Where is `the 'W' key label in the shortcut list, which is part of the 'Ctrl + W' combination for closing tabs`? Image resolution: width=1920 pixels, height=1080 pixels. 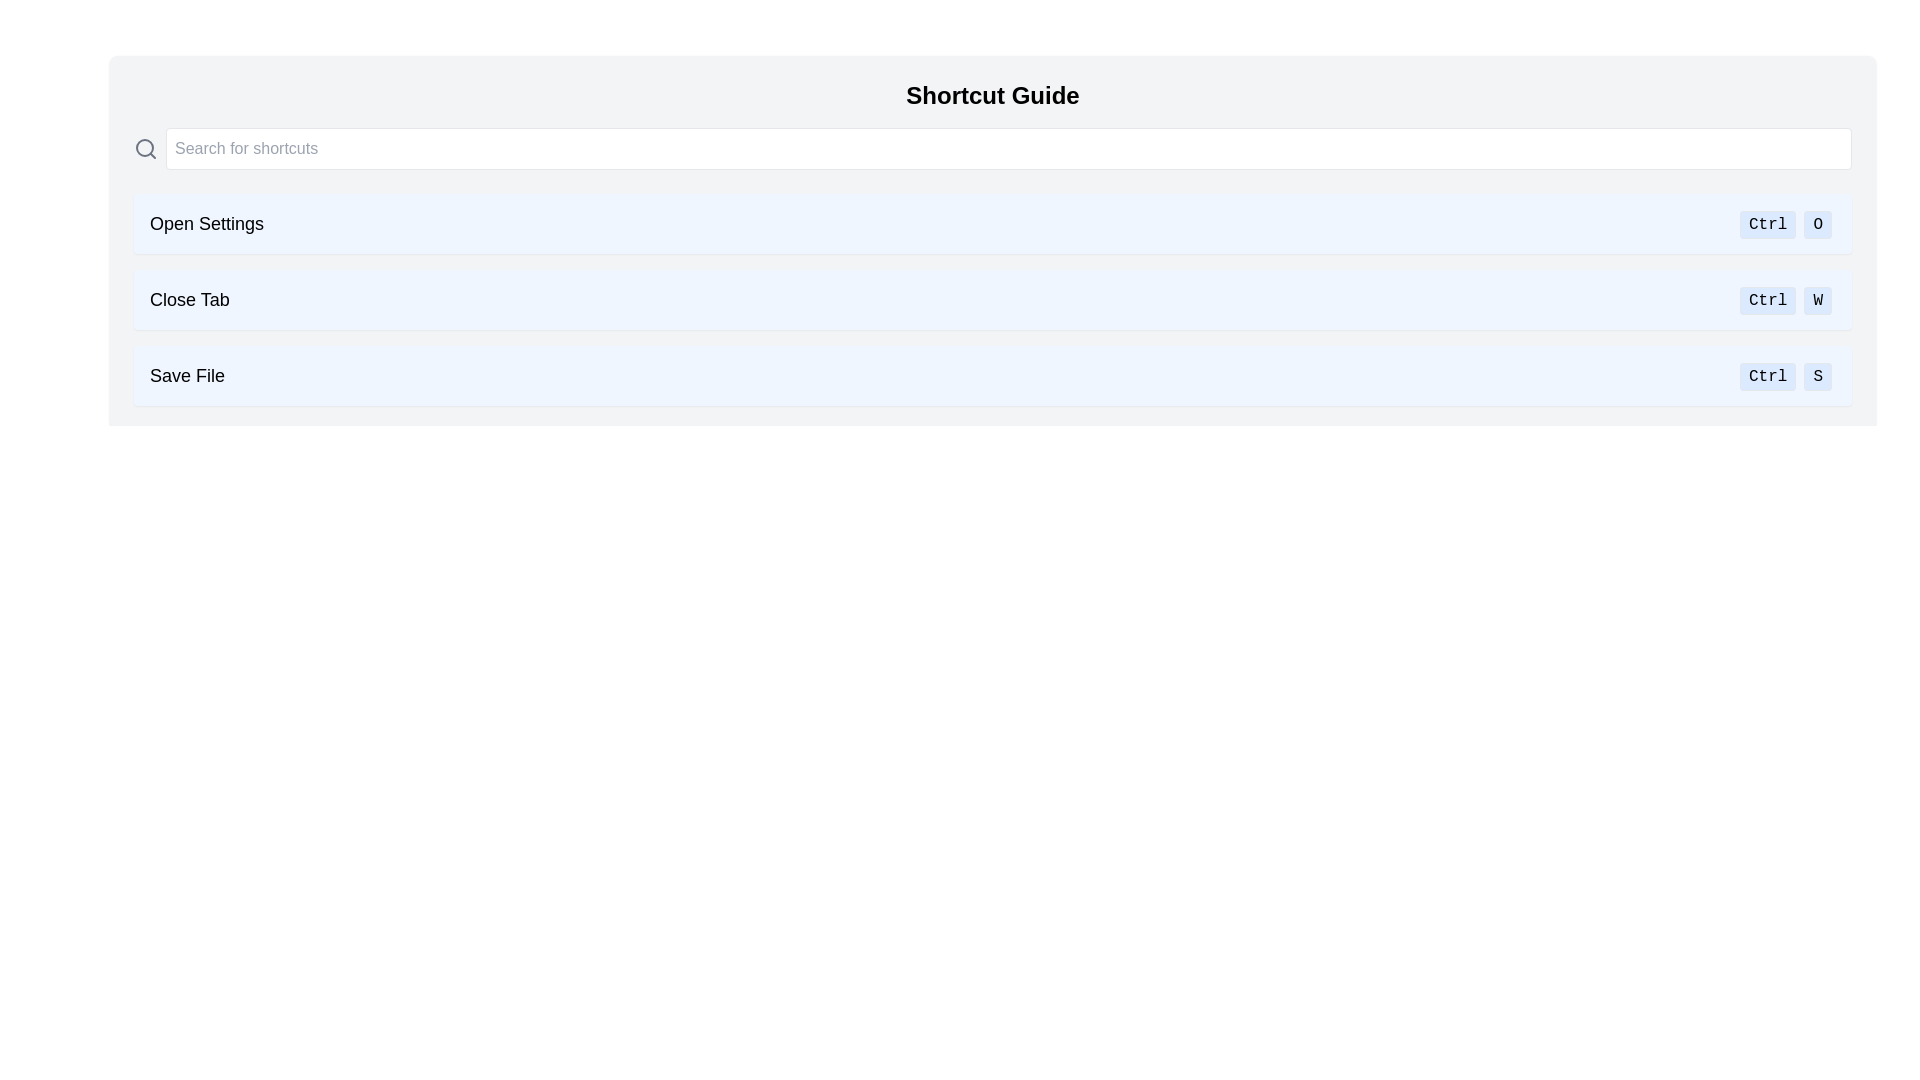 the 'W' key label in the shortcut list, which is part of the 'Ctrl + W' combination for closing tabs is located at coordinates (1818, 300).